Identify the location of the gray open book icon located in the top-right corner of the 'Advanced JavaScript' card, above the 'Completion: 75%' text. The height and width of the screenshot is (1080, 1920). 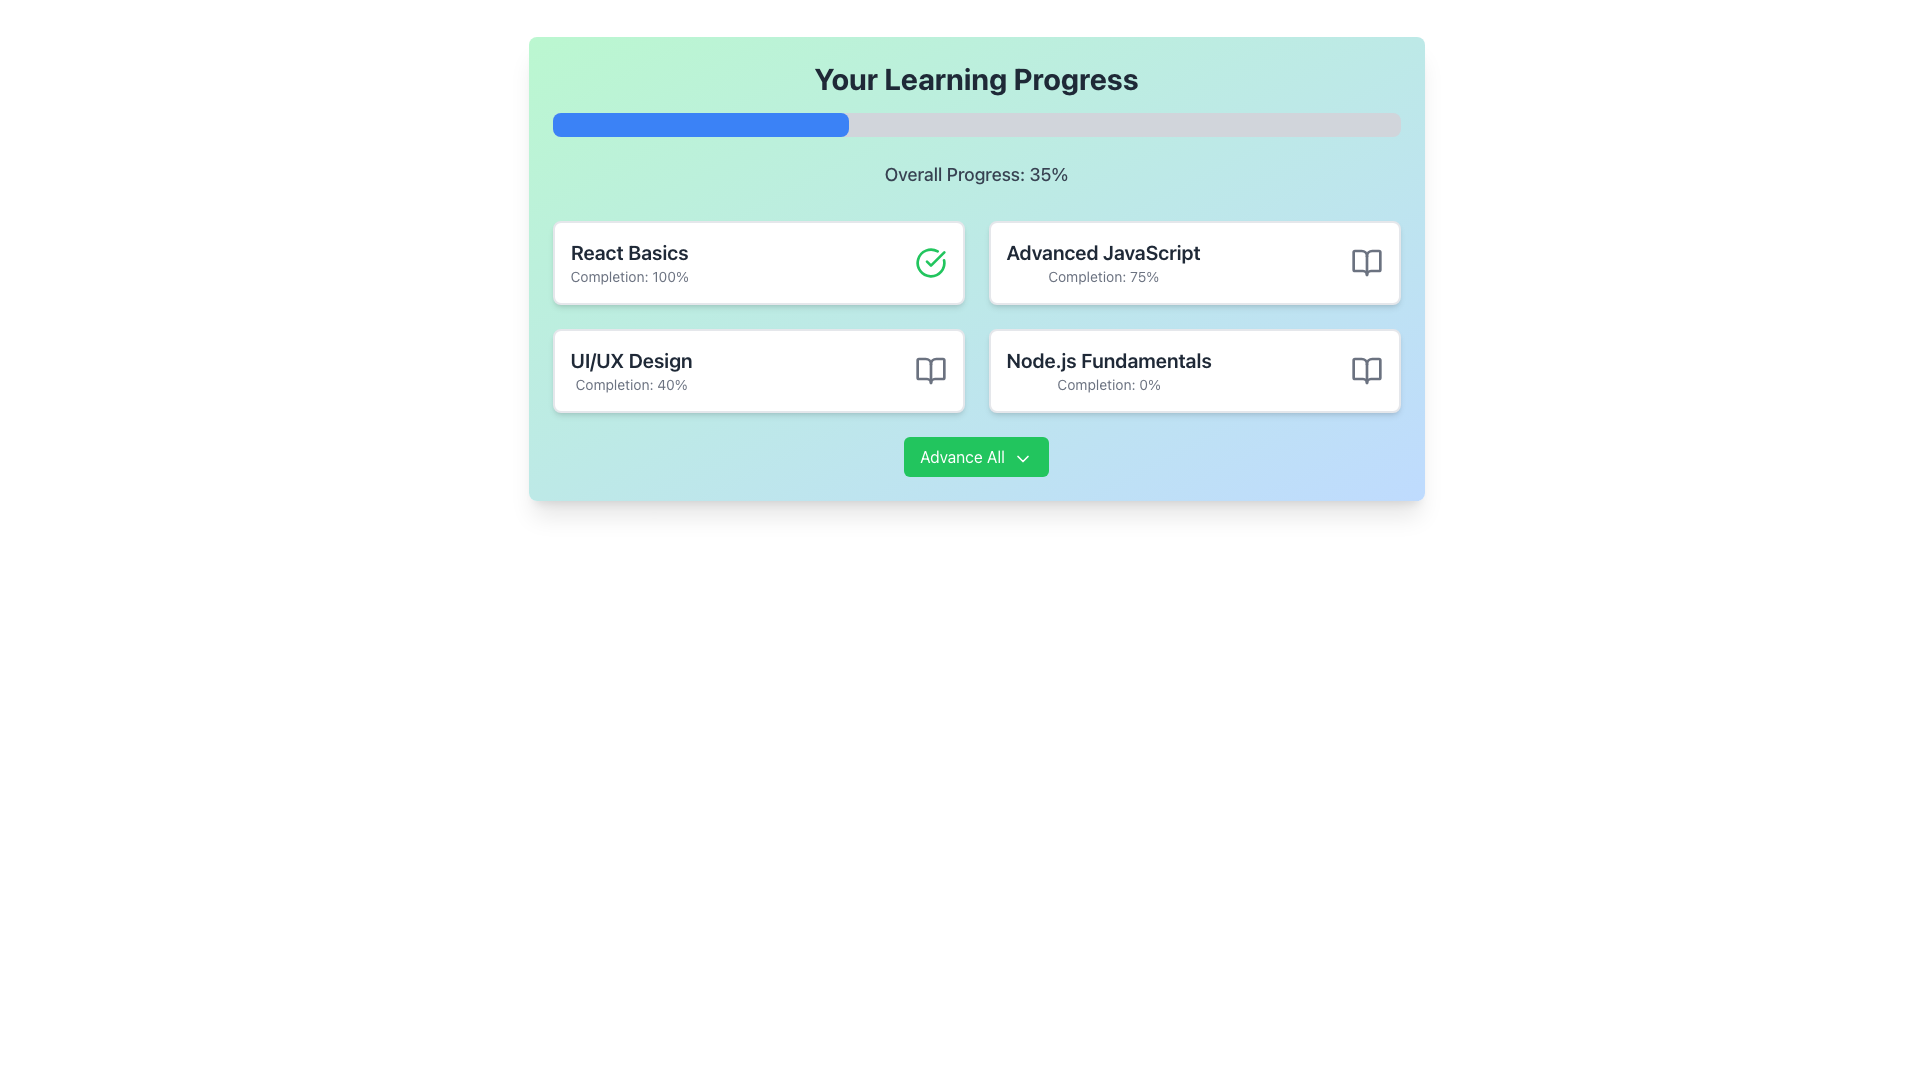
(1365, 261).